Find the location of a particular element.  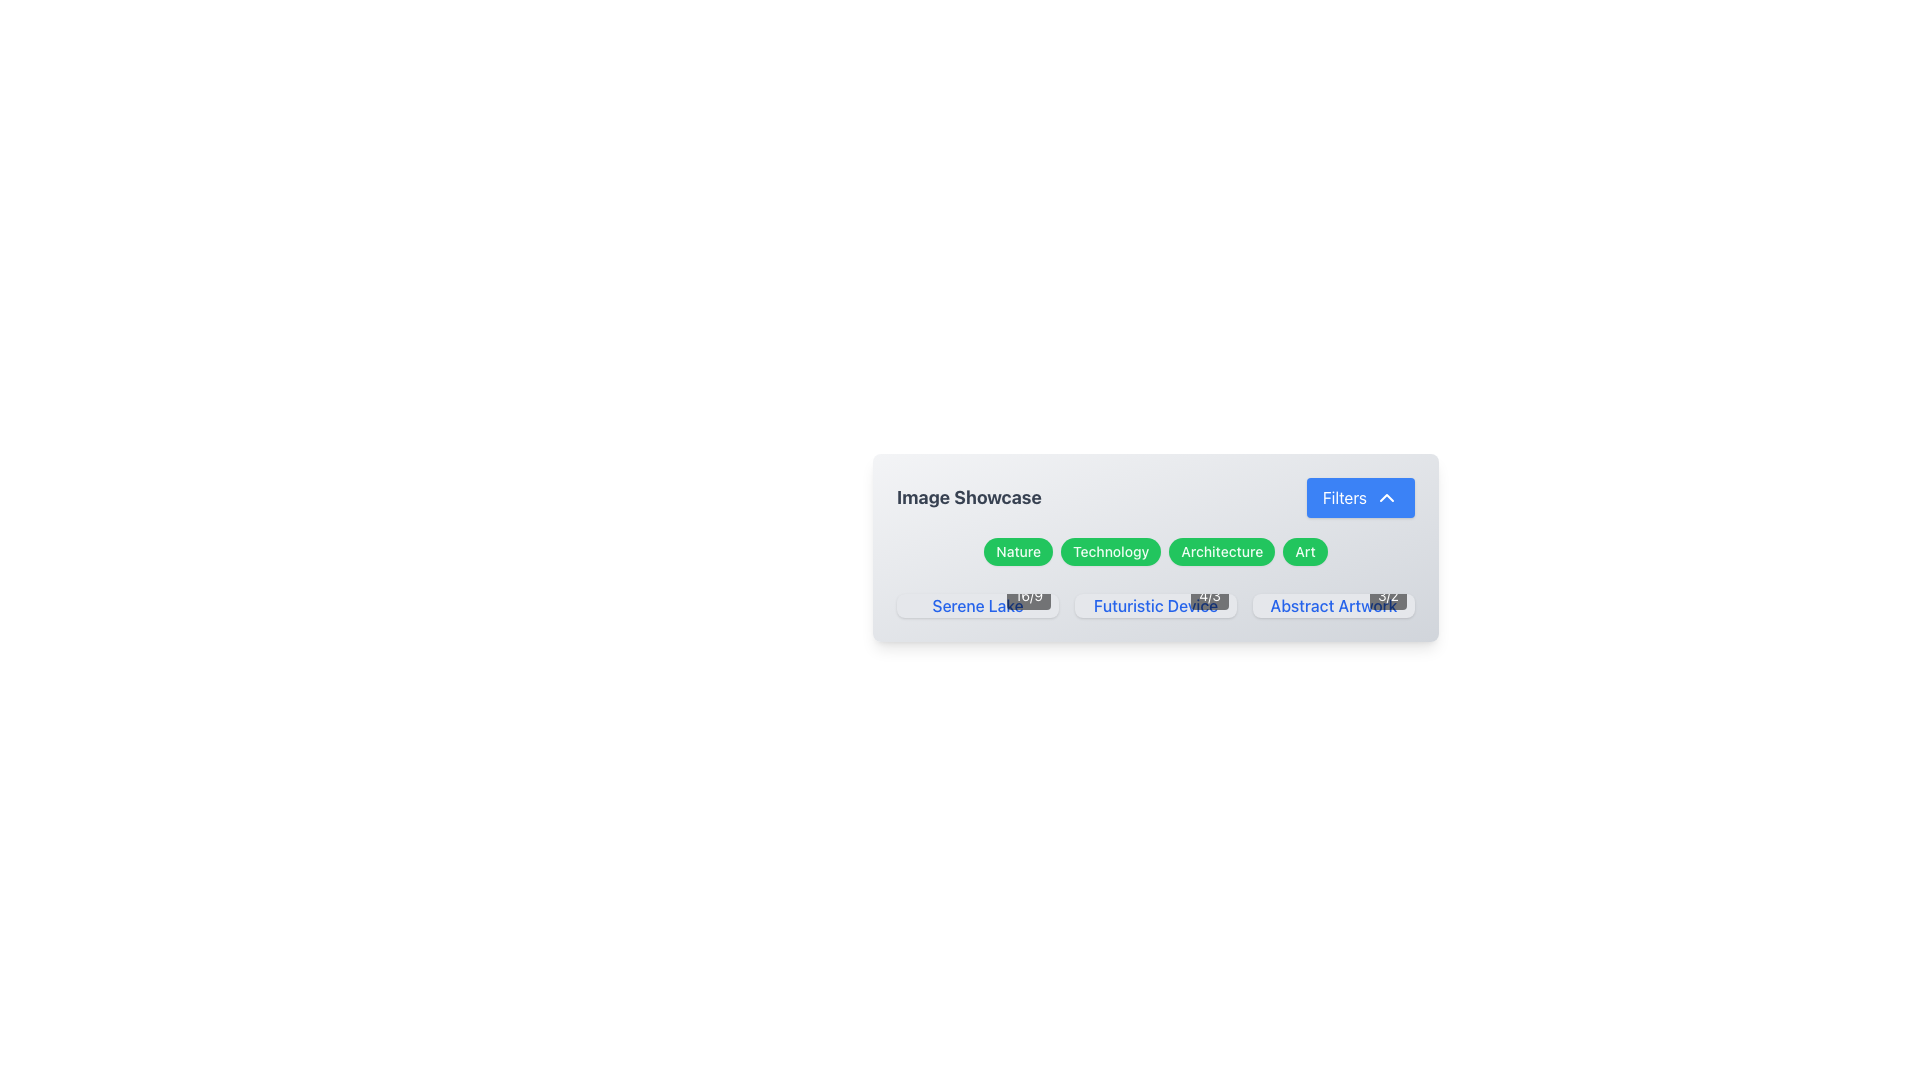

the Chevron Icon located on the right side of the 'Filters' button, which indicates a collapsible or expandable section is located at coordinates (1386, 496).